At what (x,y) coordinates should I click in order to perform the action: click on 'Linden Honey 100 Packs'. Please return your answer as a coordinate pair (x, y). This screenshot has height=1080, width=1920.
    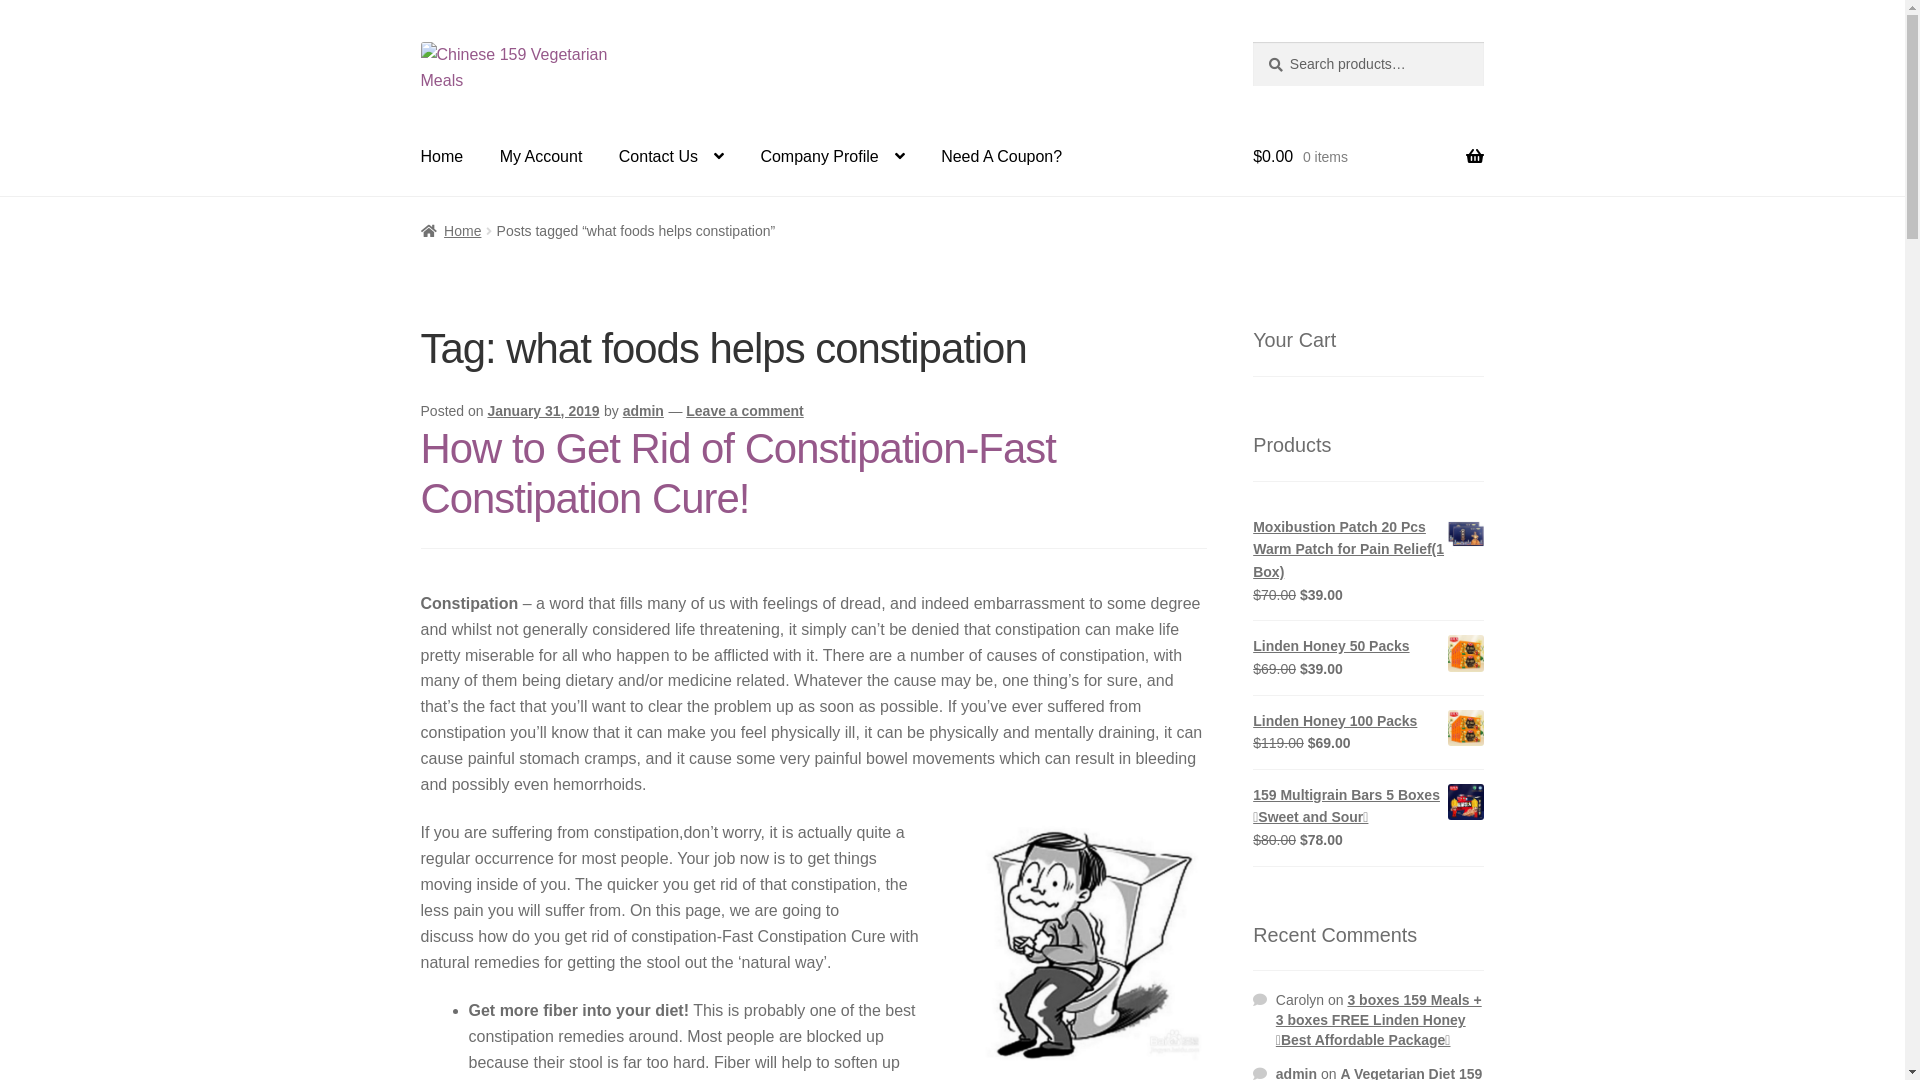
    Looking at the image, I should click on (1367, 721).